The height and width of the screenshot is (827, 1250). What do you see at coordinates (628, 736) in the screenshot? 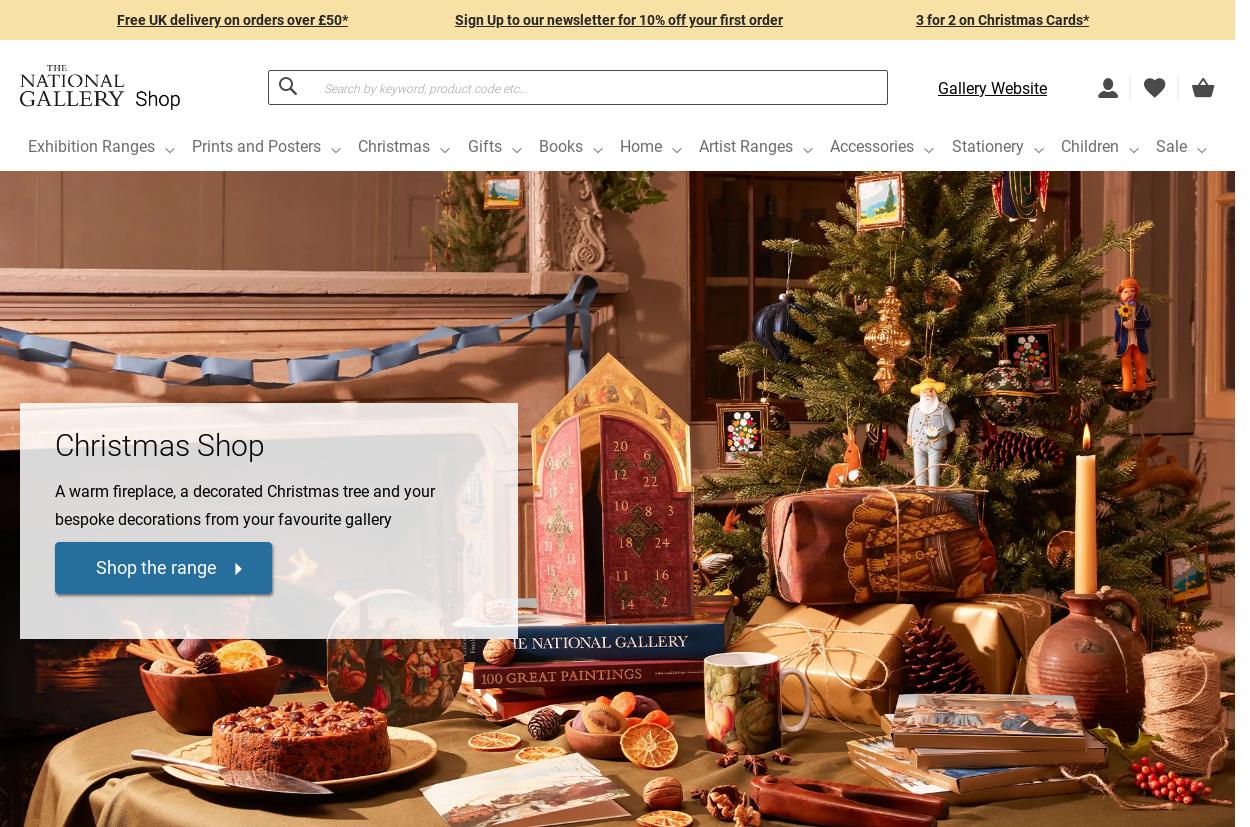
I see `'£6.99'` at bounding box center [628, 736].